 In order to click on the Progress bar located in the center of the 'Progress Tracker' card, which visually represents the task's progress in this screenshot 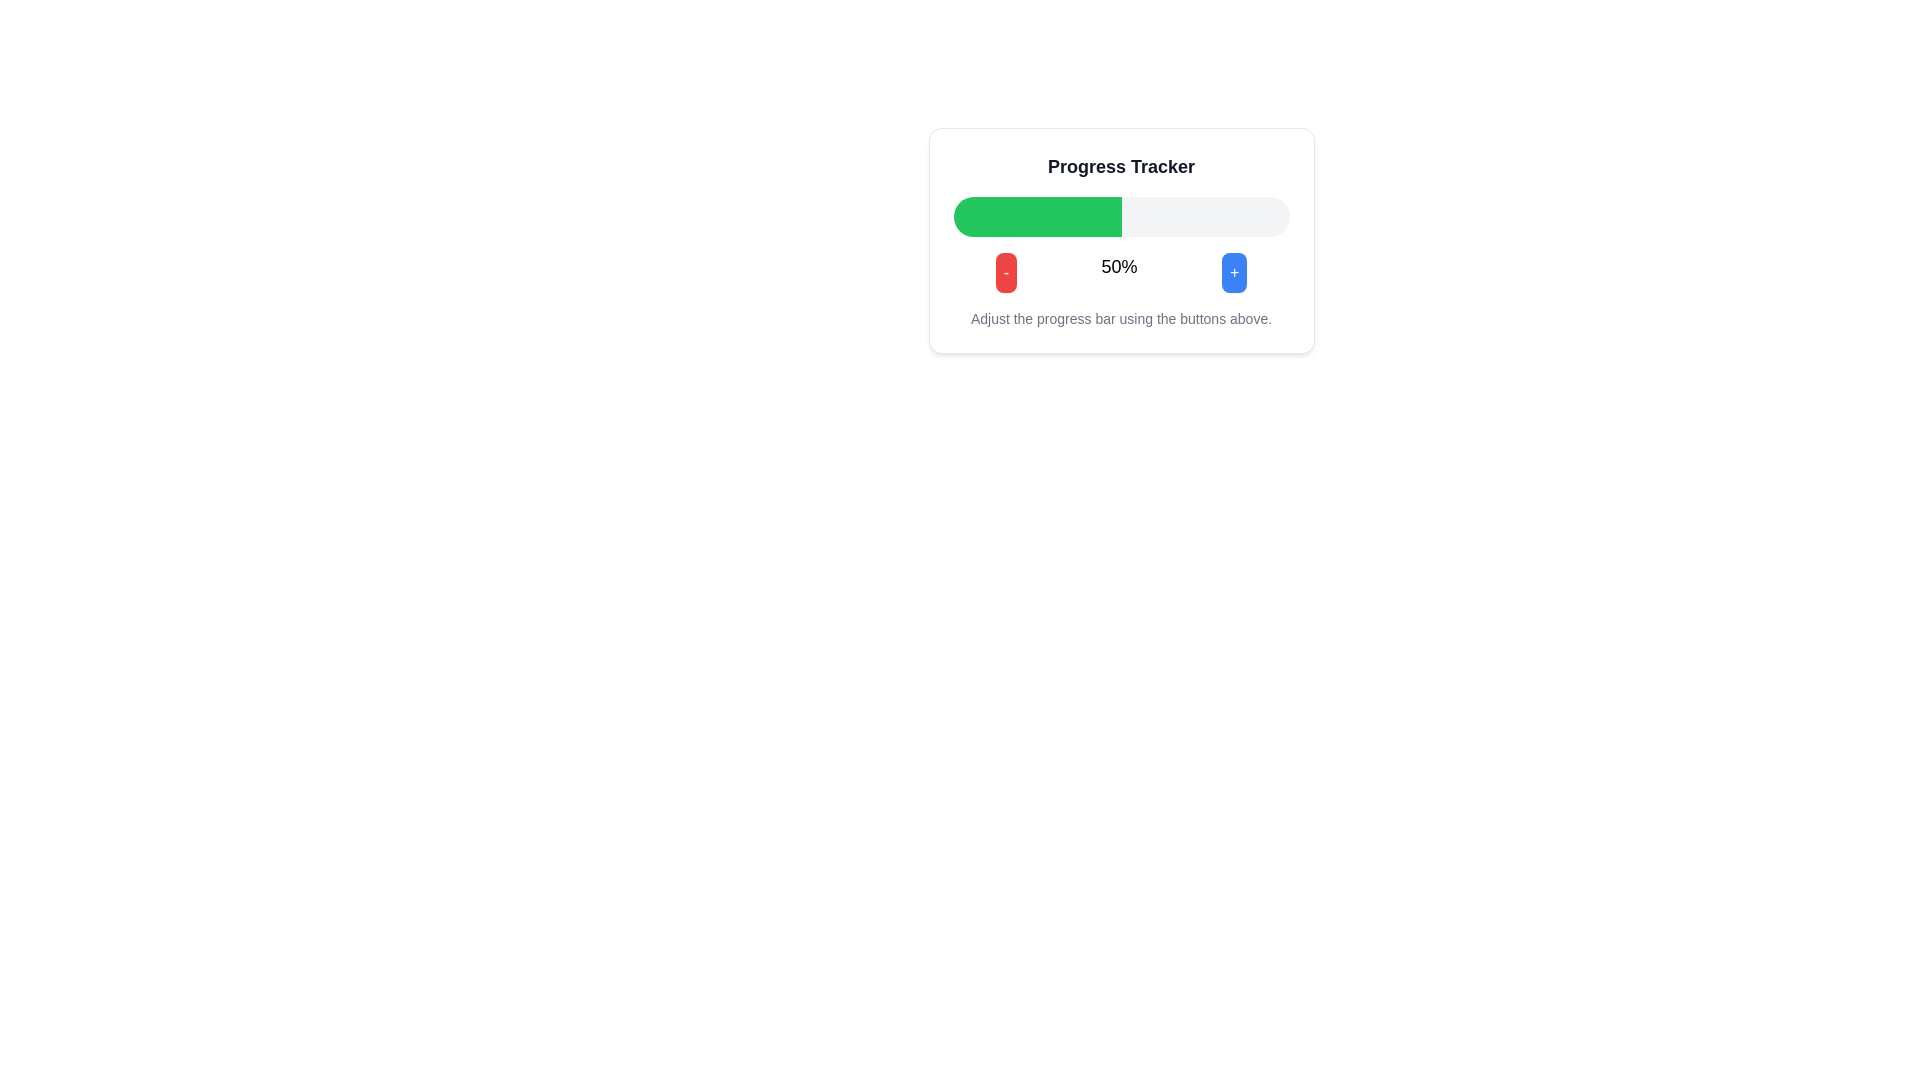, I will do `click(1121, 216)`.